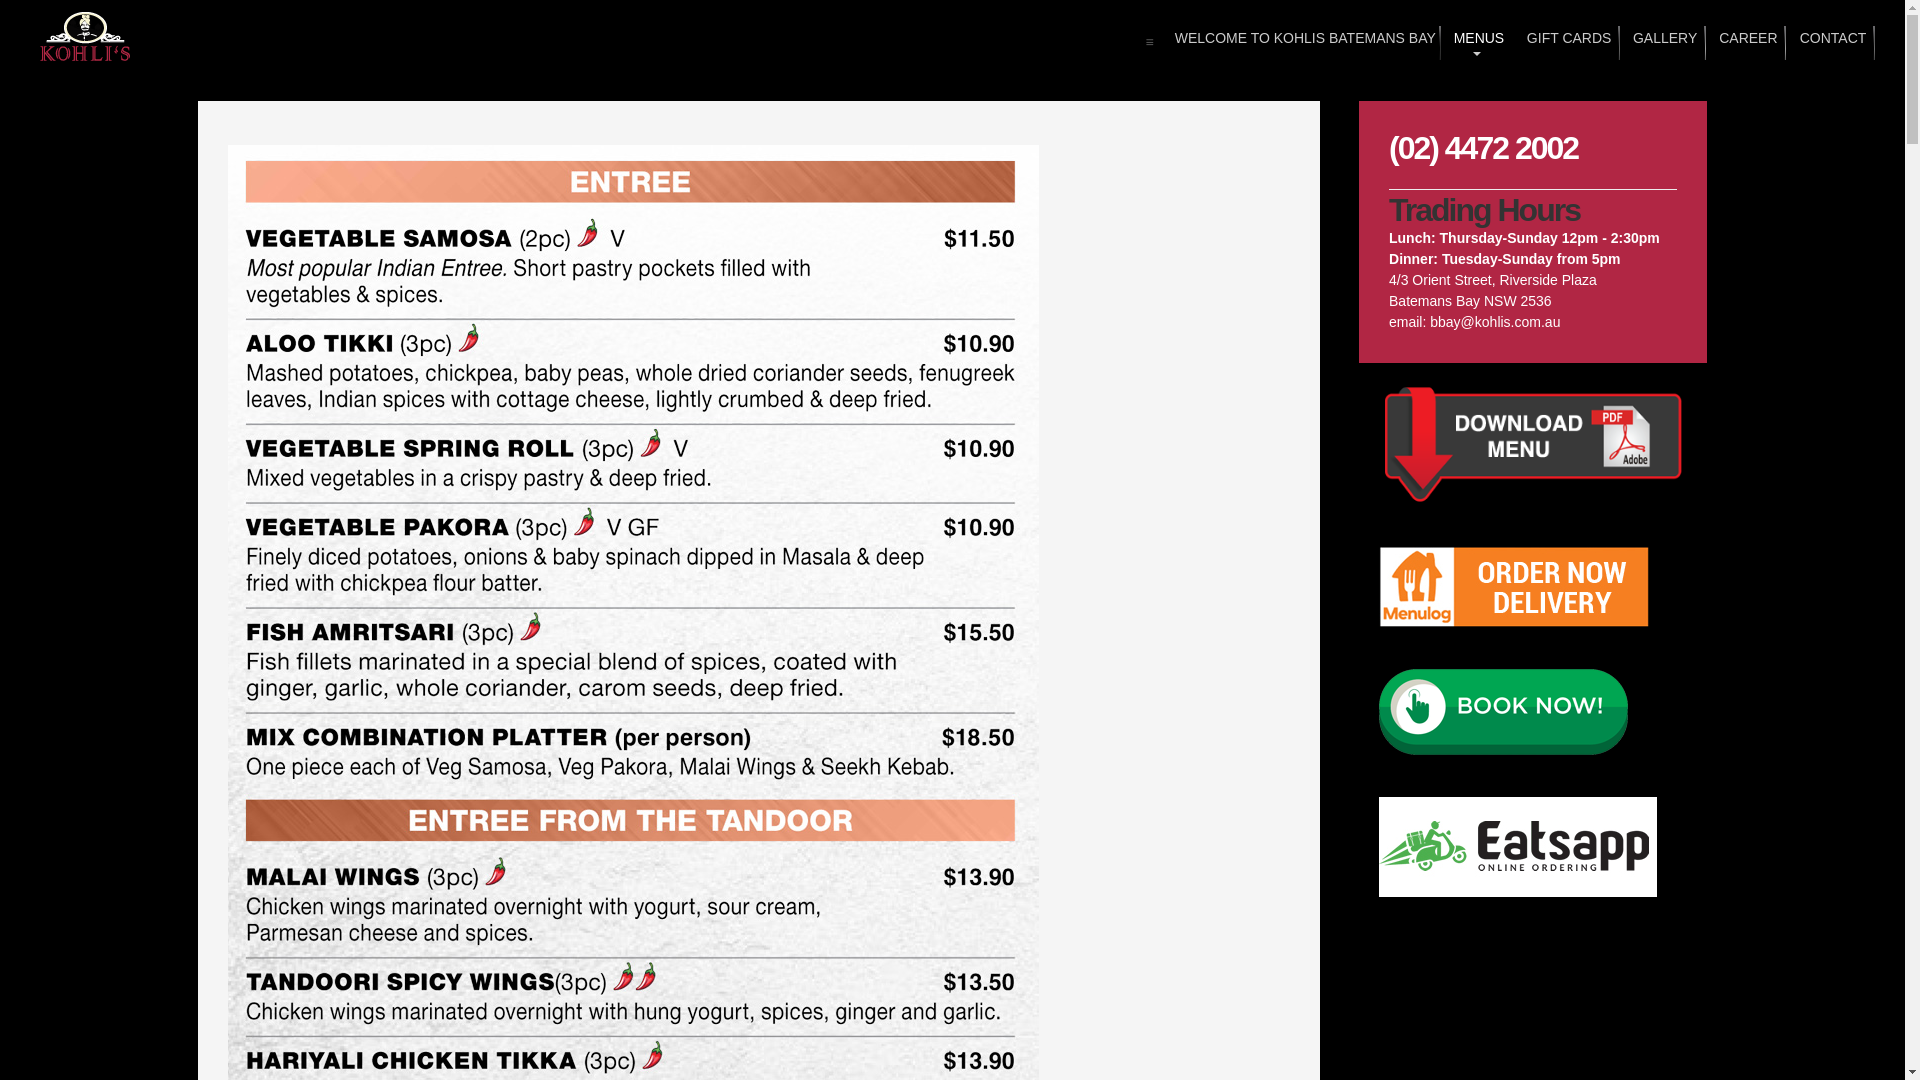 This screenshot has width=1920, height=1080. I want to click on 'CONTACT', so click(1798, 42).